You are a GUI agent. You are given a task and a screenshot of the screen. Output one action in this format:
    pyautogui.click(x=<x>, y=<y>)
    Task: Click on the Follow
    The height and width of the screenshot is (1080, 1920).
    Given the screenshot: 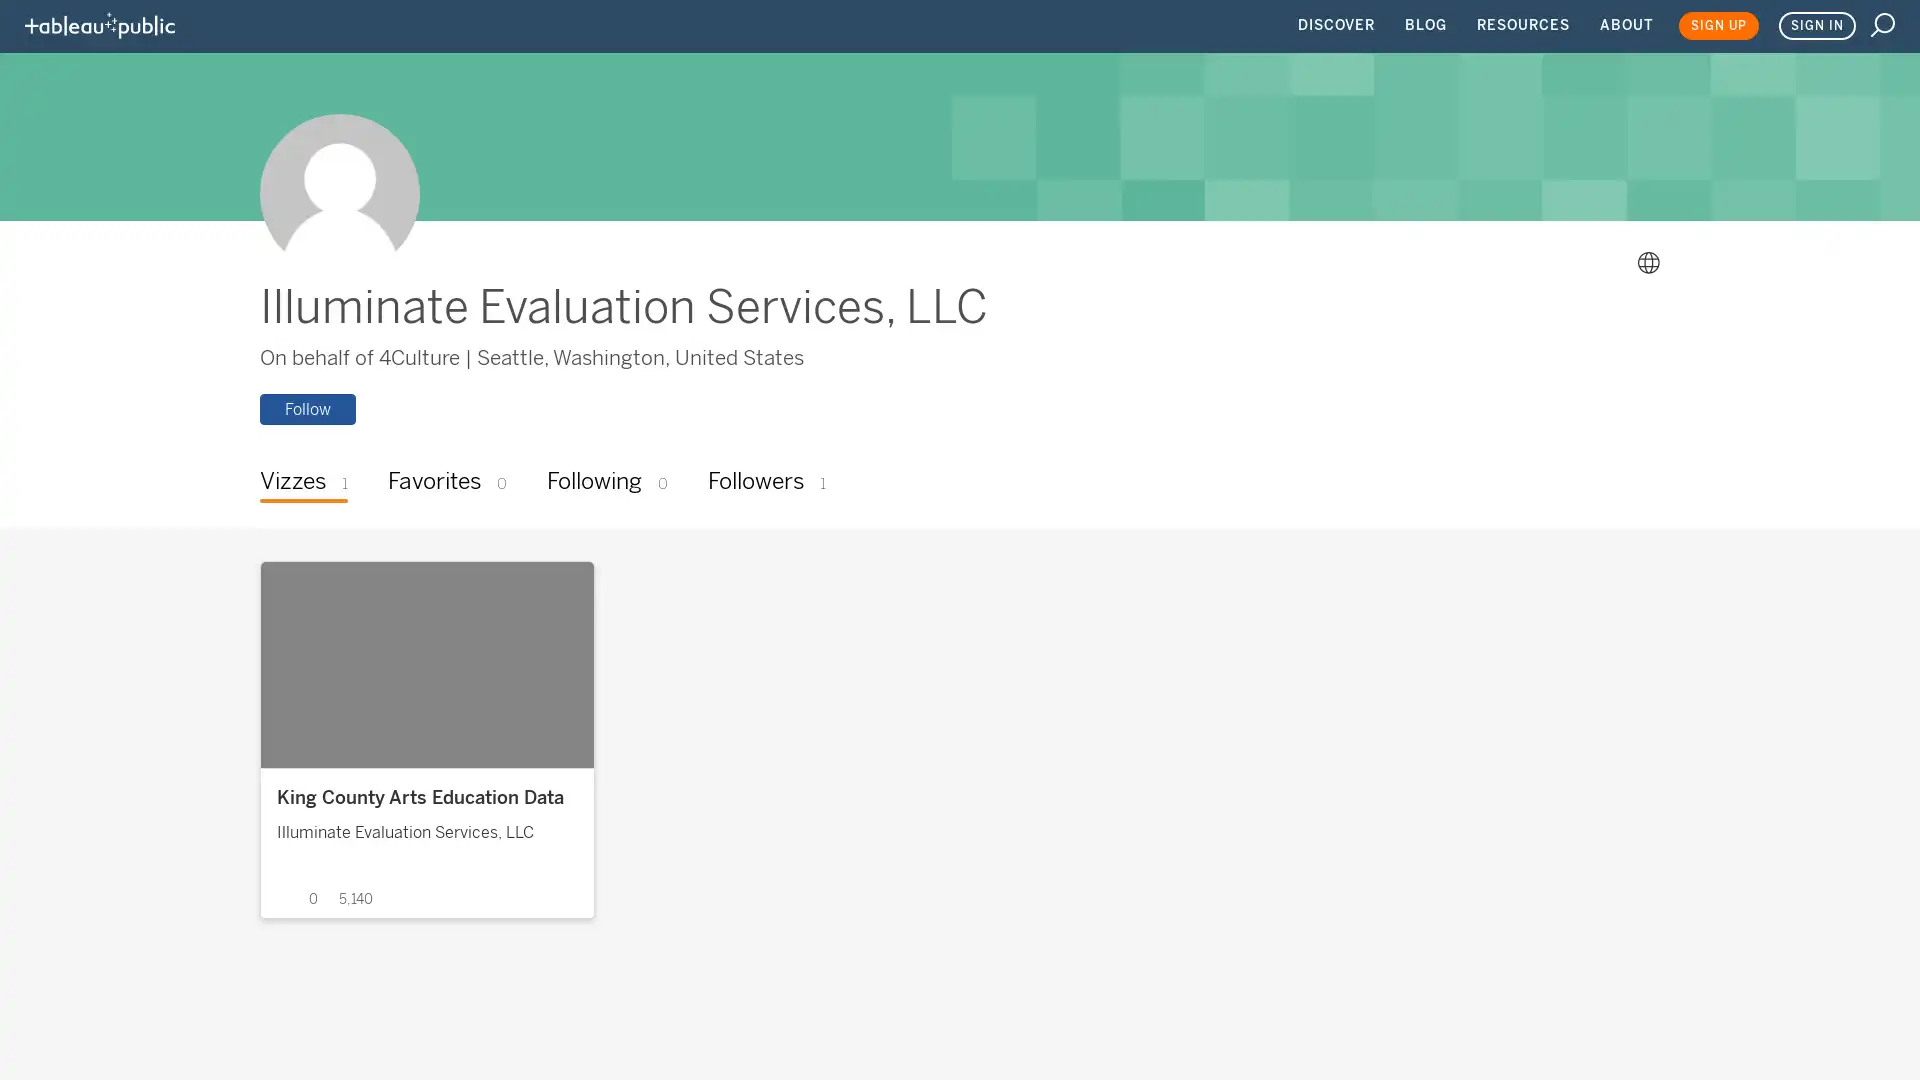 What is the action you would take?
    pyautogui.click(x=306, y=407)
    